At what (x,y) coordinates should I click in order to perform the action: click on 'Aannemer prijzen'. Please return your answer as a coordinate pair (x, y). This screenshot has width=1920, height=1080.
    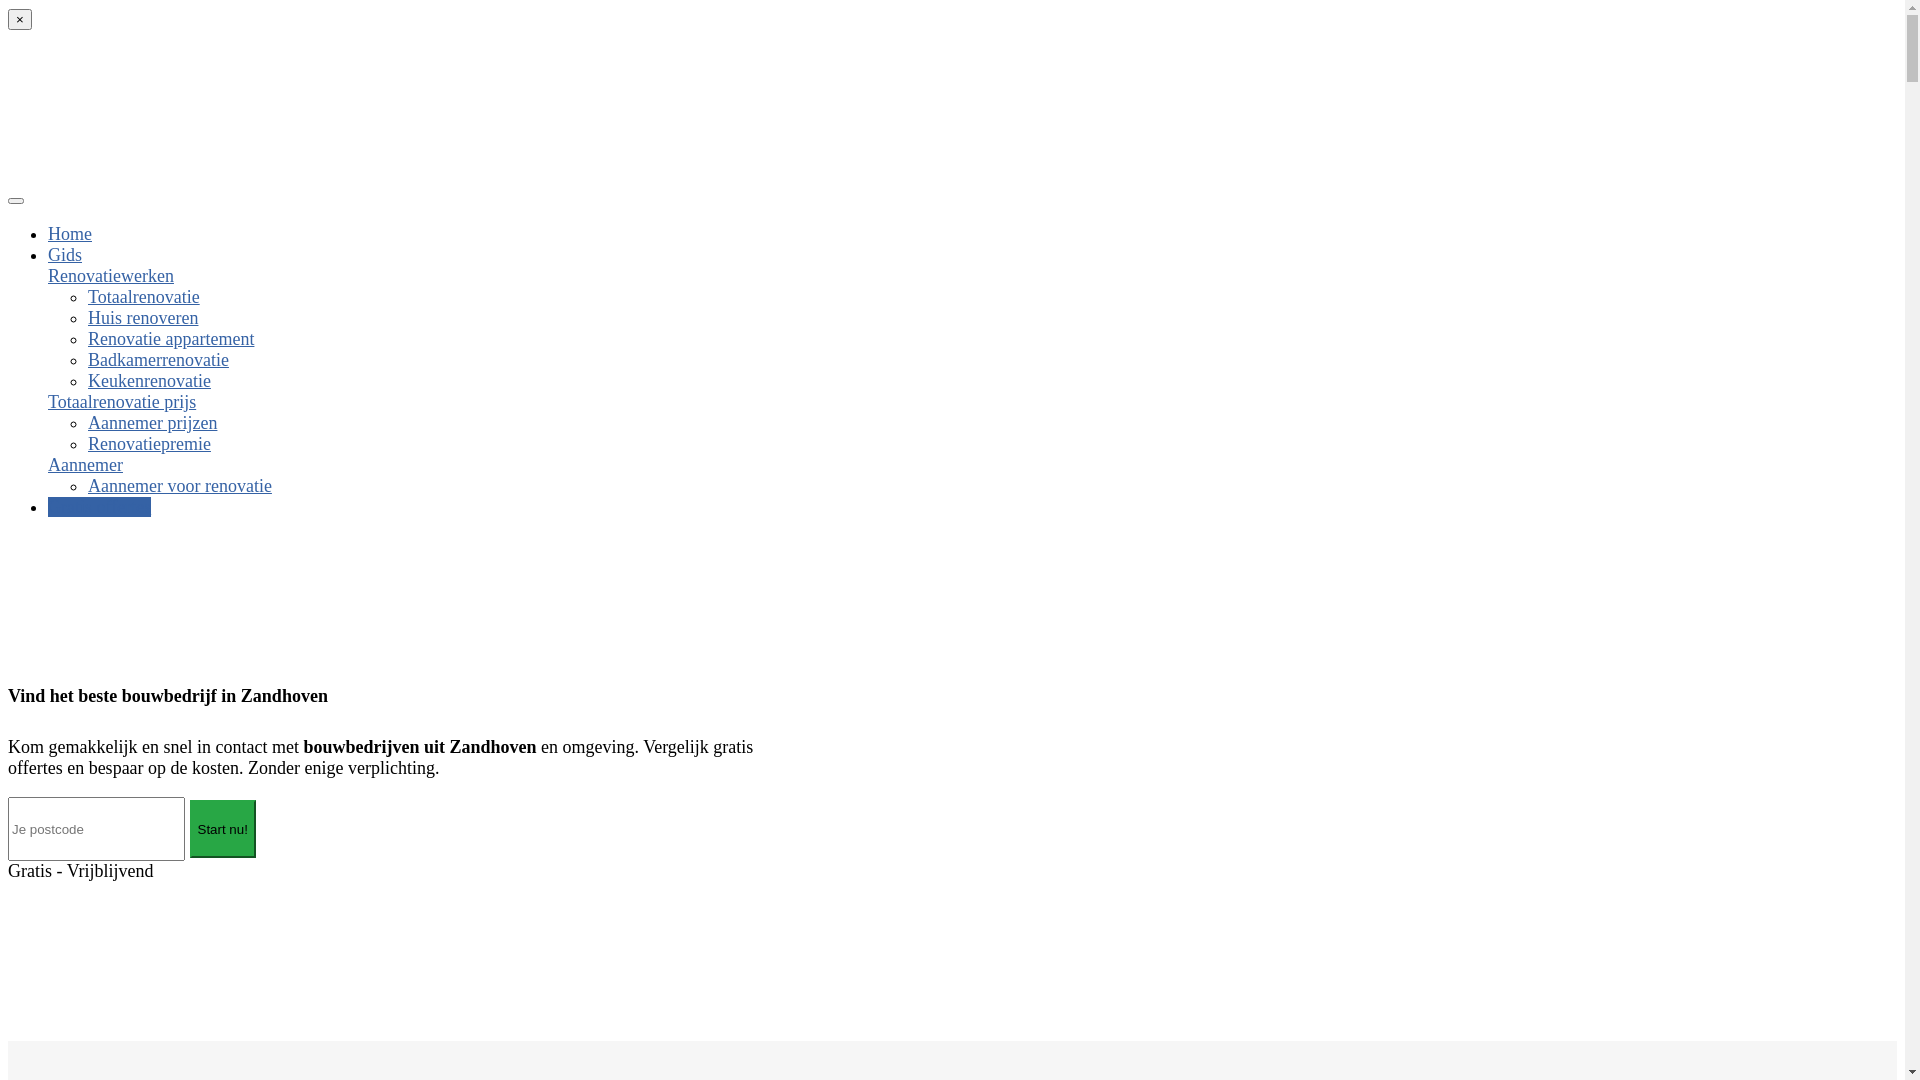
    Looking at the image, I should click on (151, 422).